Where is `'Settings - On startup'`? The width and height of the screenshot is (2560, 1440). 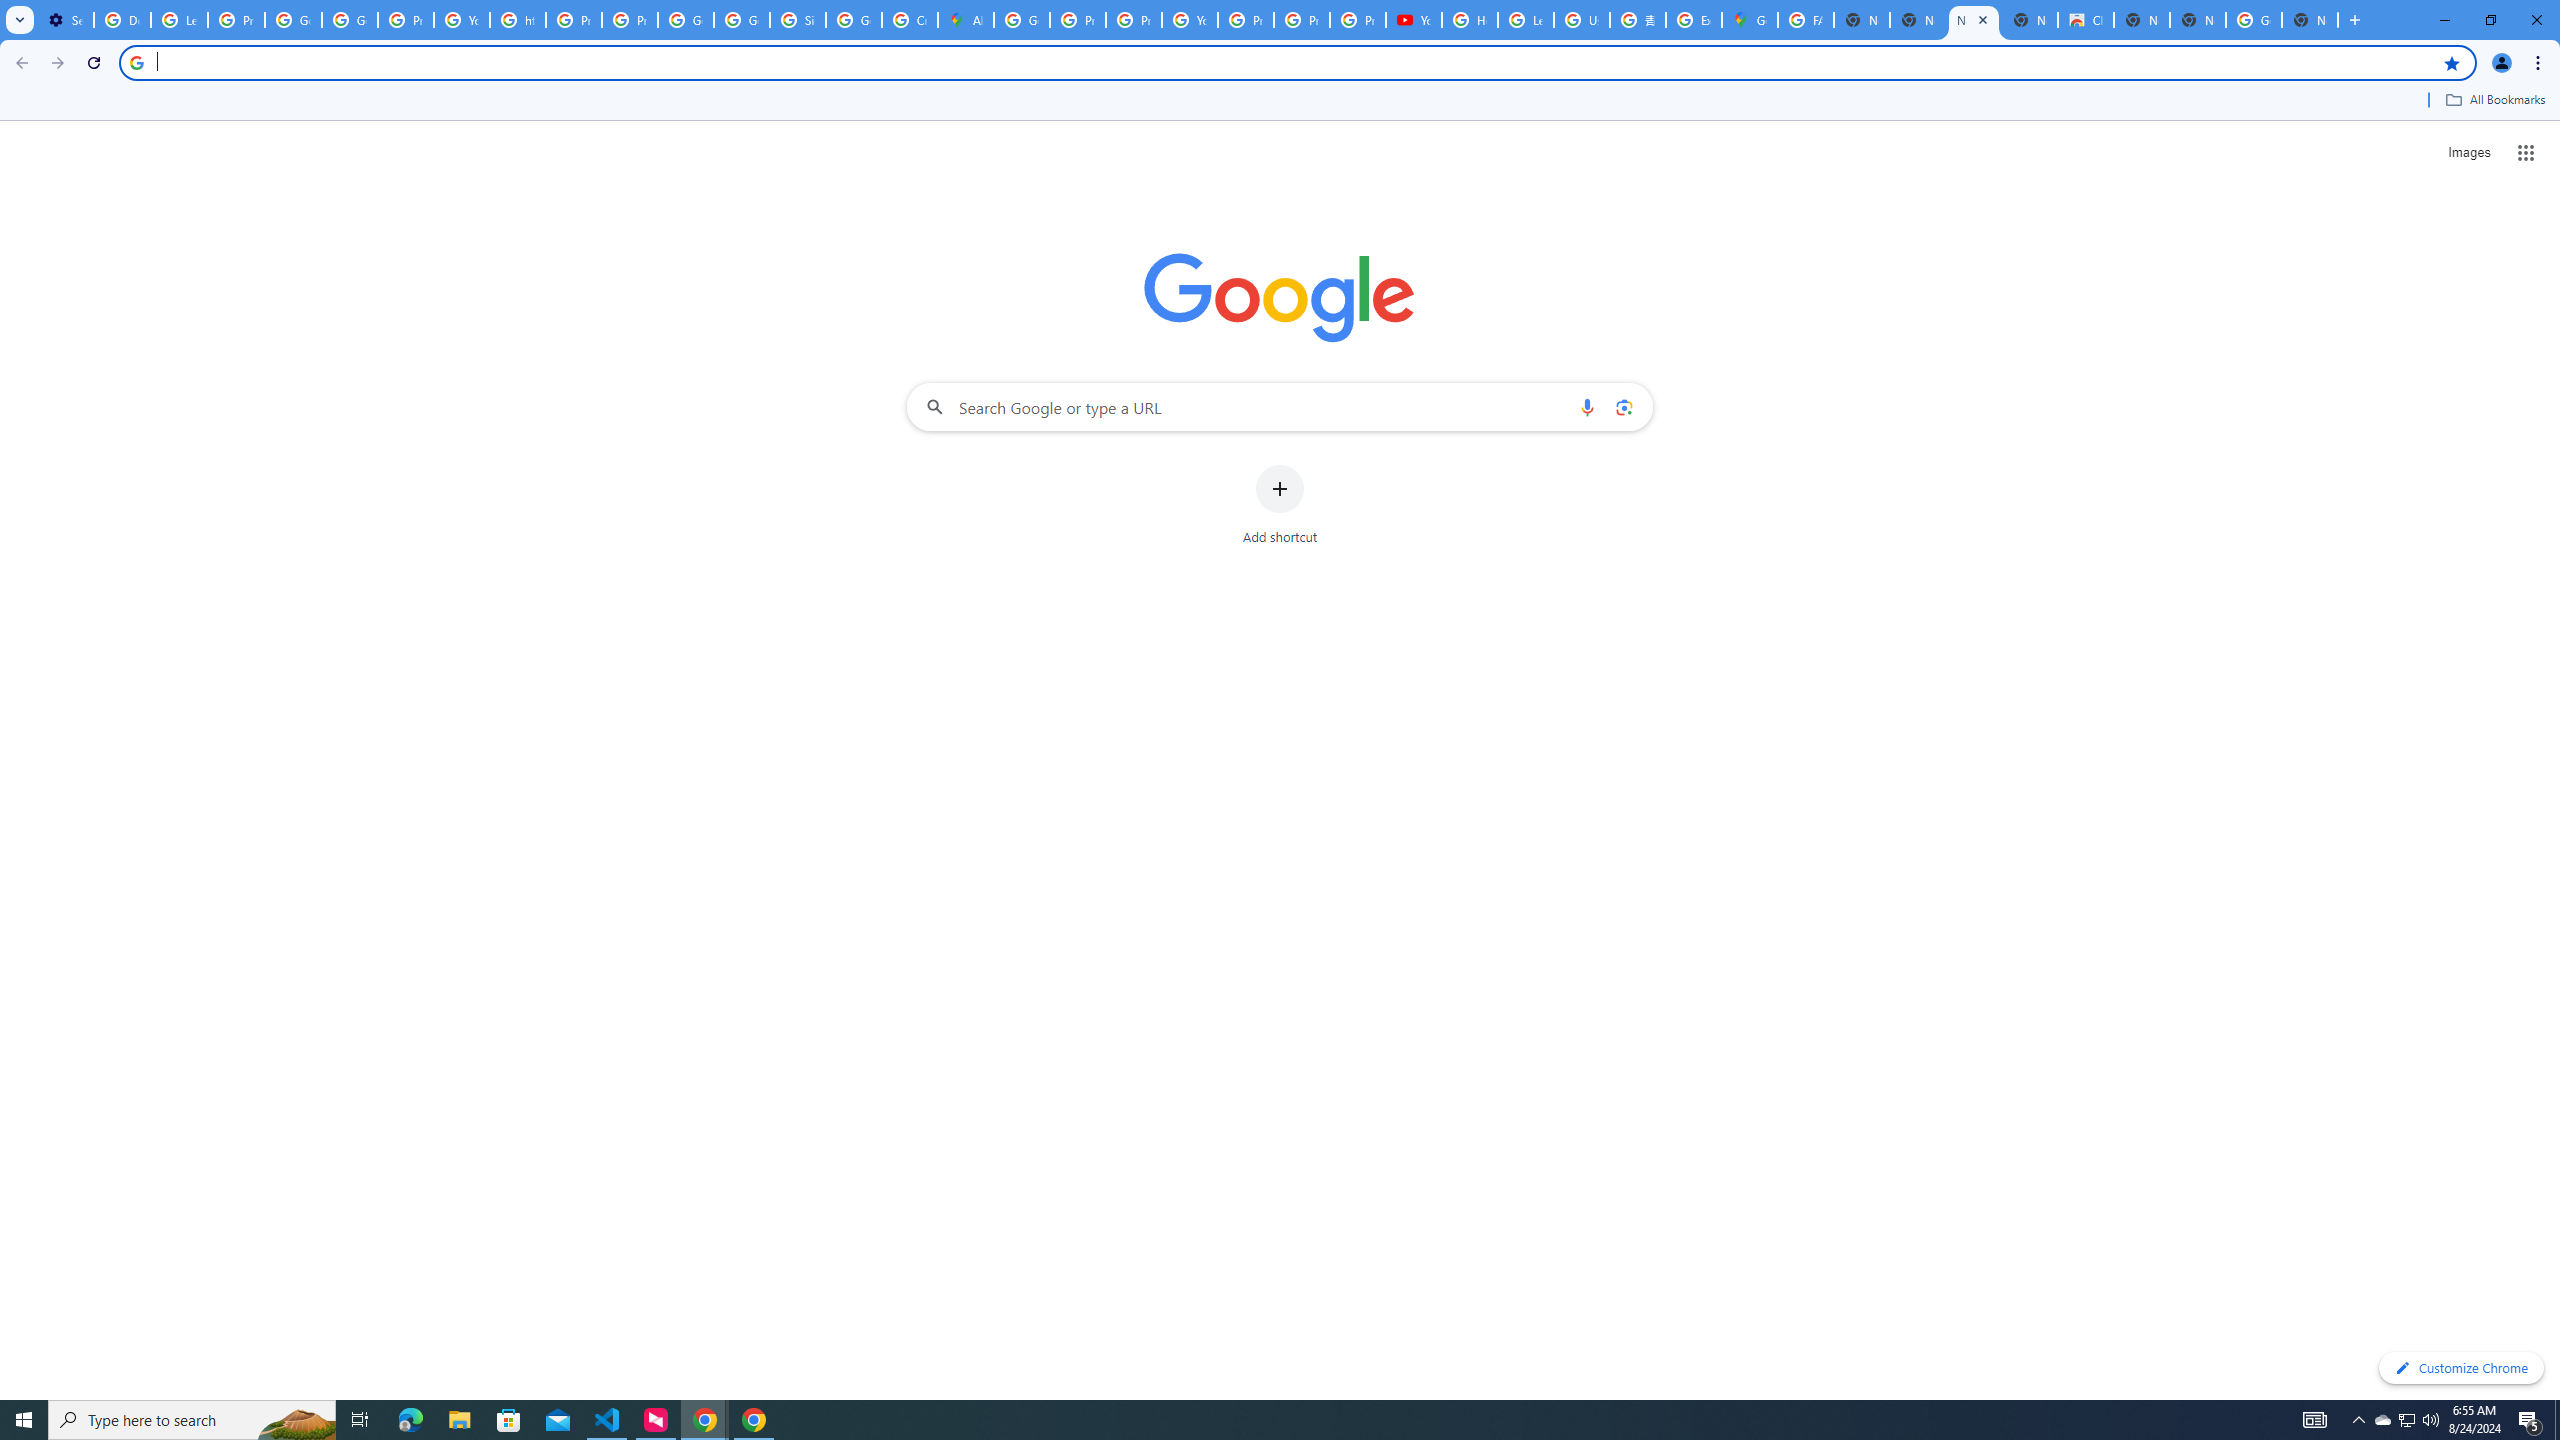 'Settings - On startup' is located at coordinates (65, 19).